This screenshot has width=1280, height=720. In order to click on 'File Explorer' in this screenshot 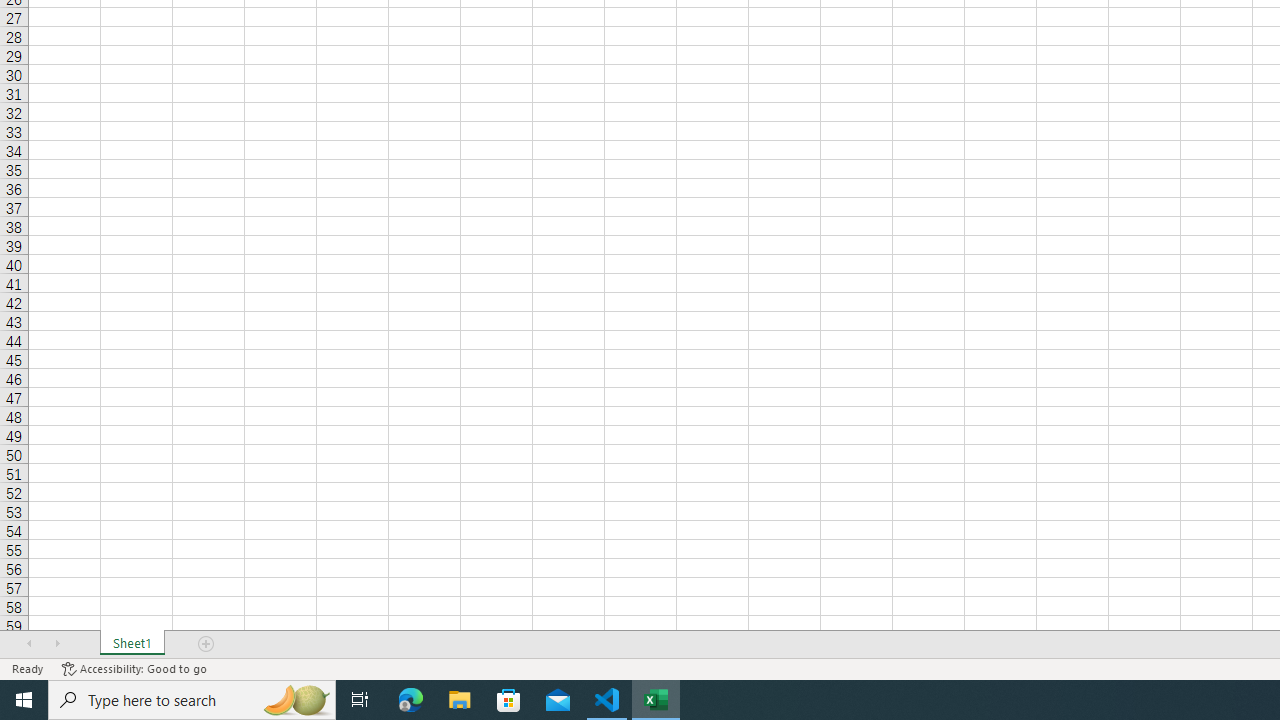, I will do `click(459, 698)`.